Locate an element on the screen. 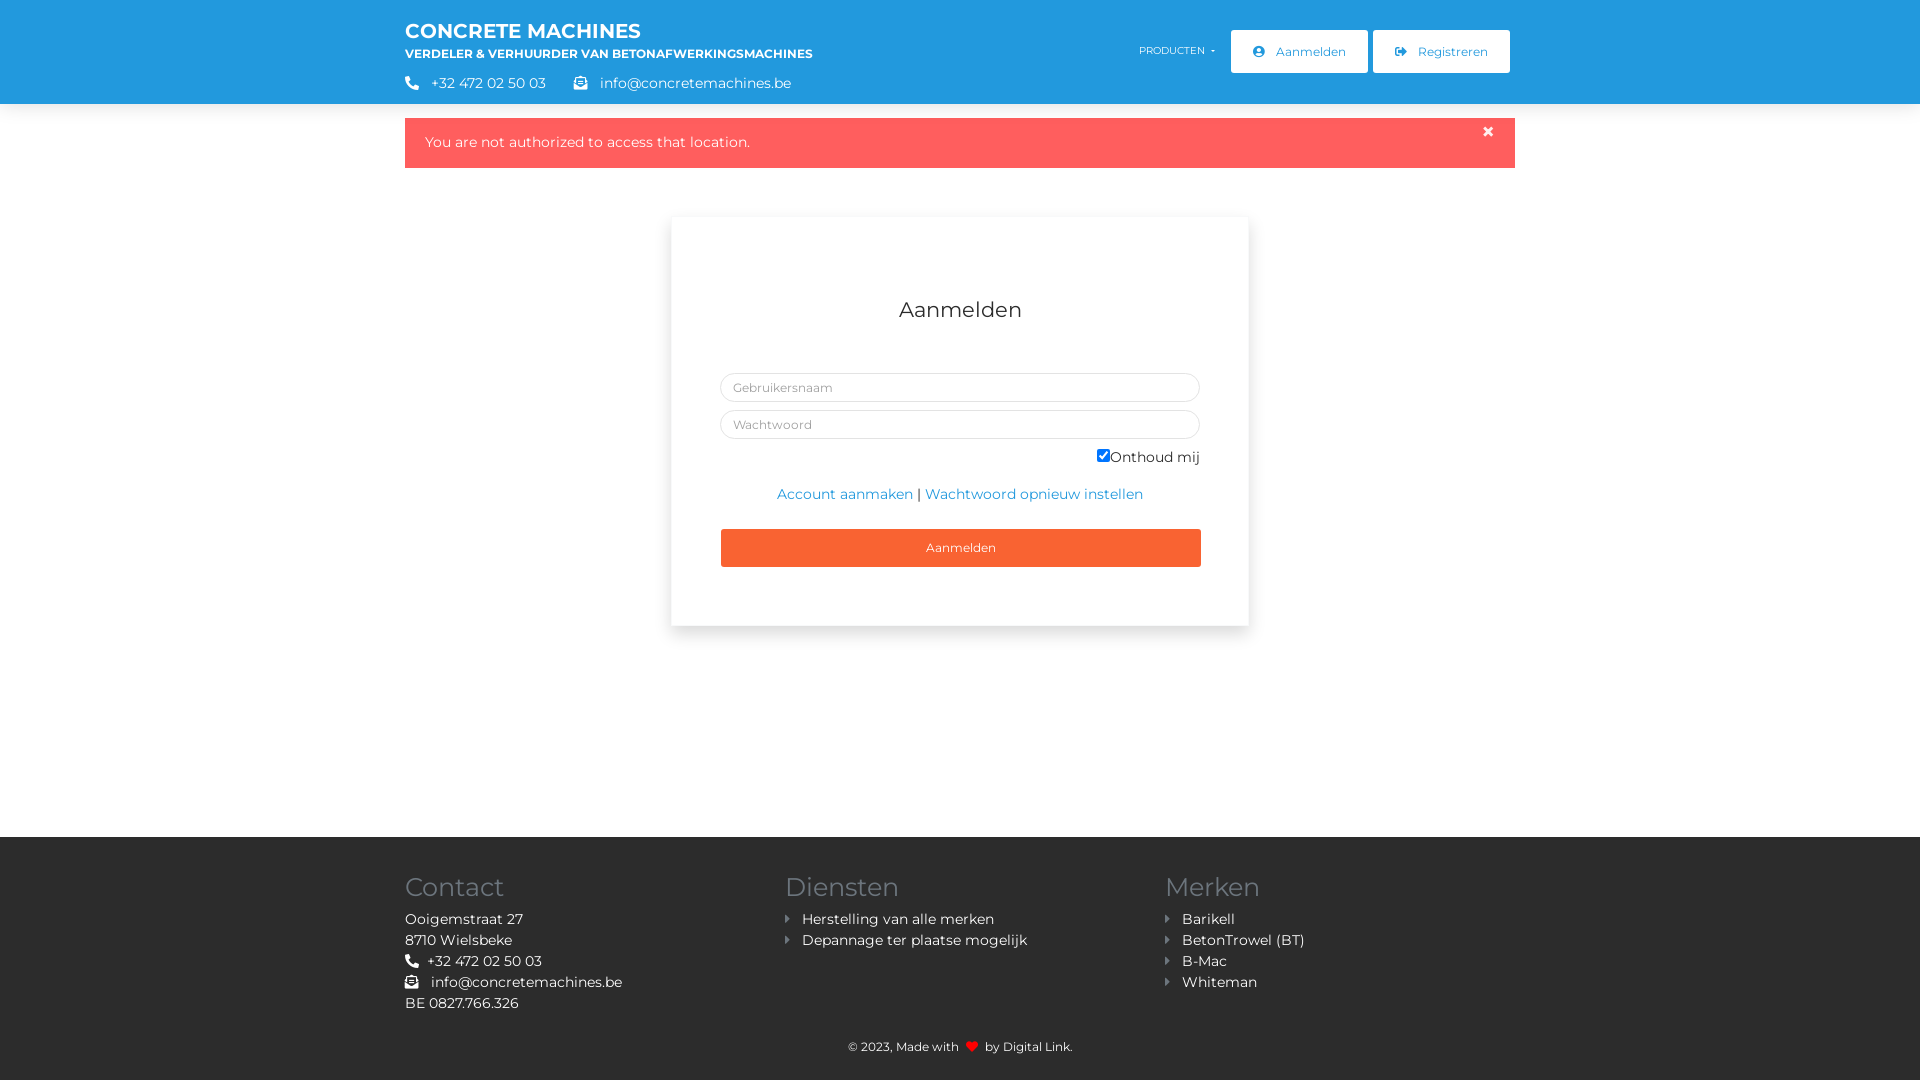 This screenshot has height=1080, width=1920. 'info@concretemachines.be' is located at coordinates (670, 82).